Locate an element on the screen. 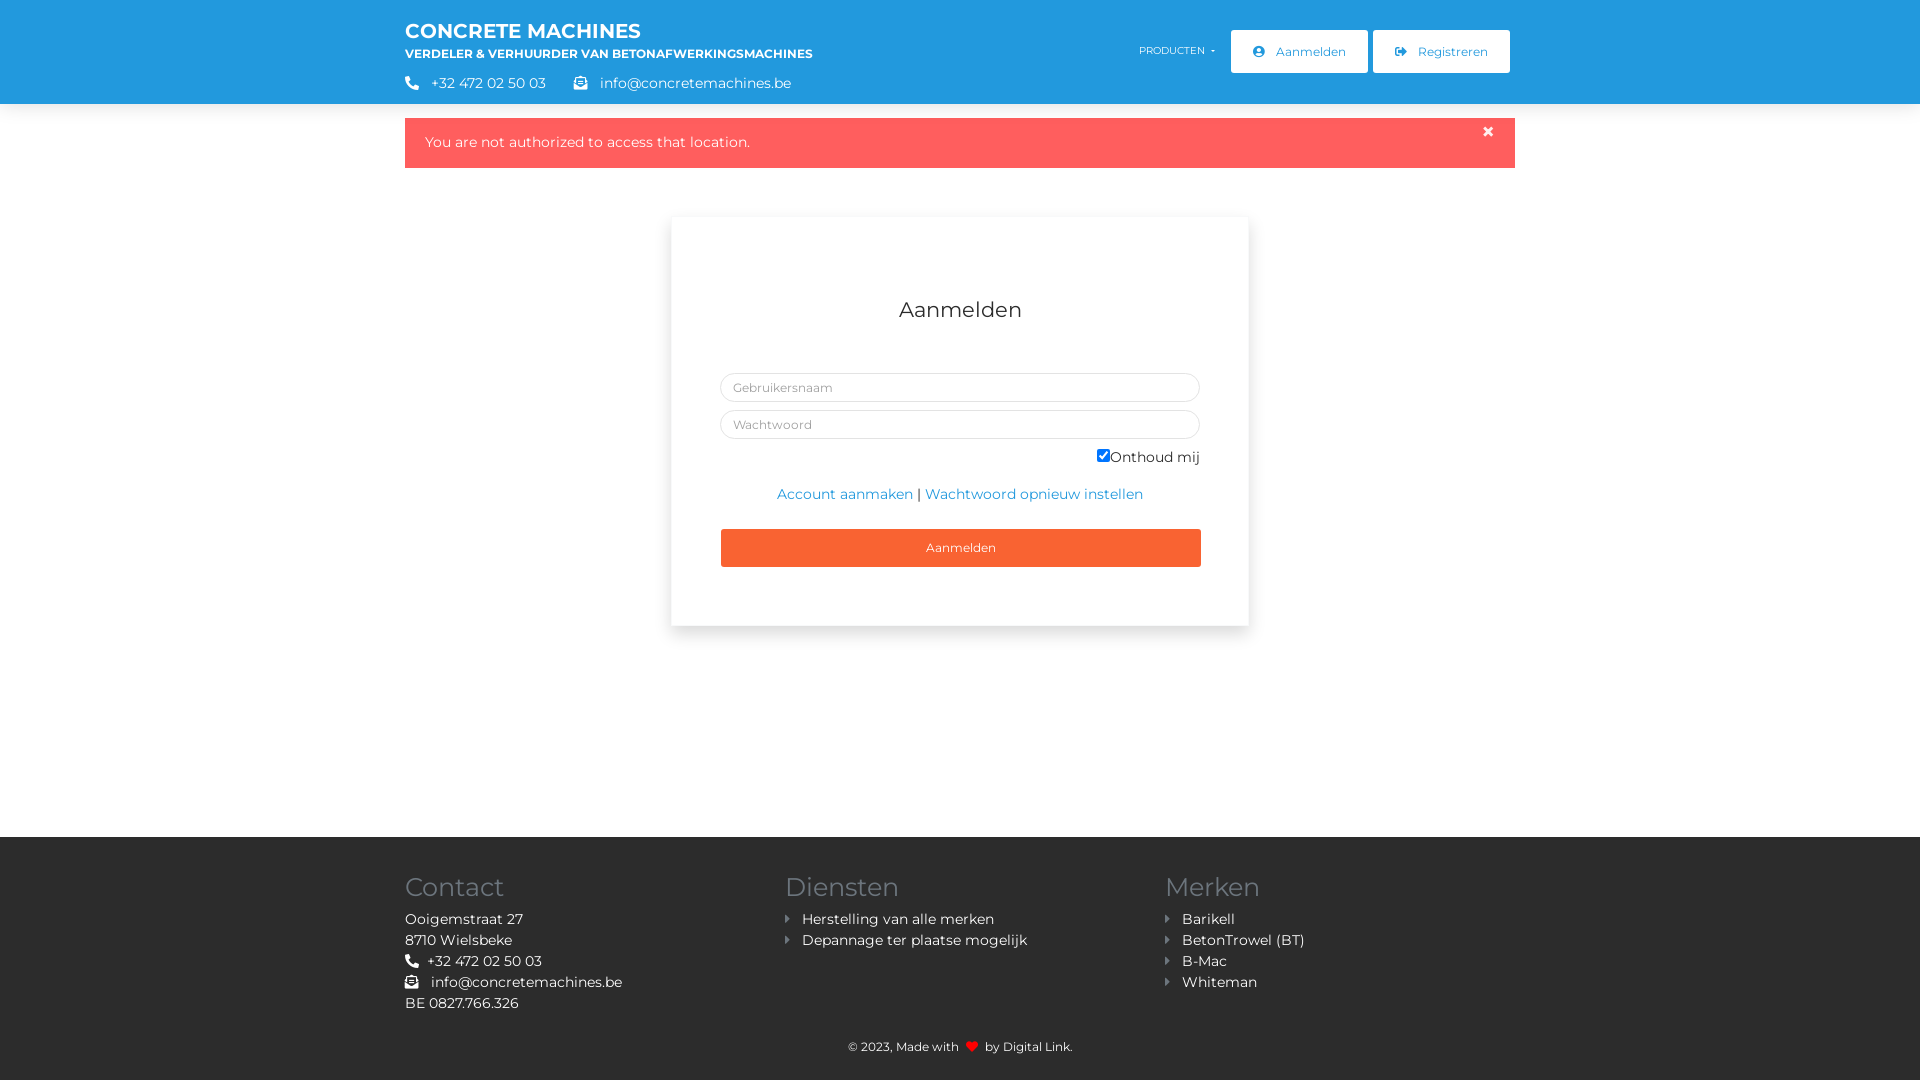 This screenshot has height=1080, width=1920. 'info@concretemachines.be' is located at coordinates (670, 82).